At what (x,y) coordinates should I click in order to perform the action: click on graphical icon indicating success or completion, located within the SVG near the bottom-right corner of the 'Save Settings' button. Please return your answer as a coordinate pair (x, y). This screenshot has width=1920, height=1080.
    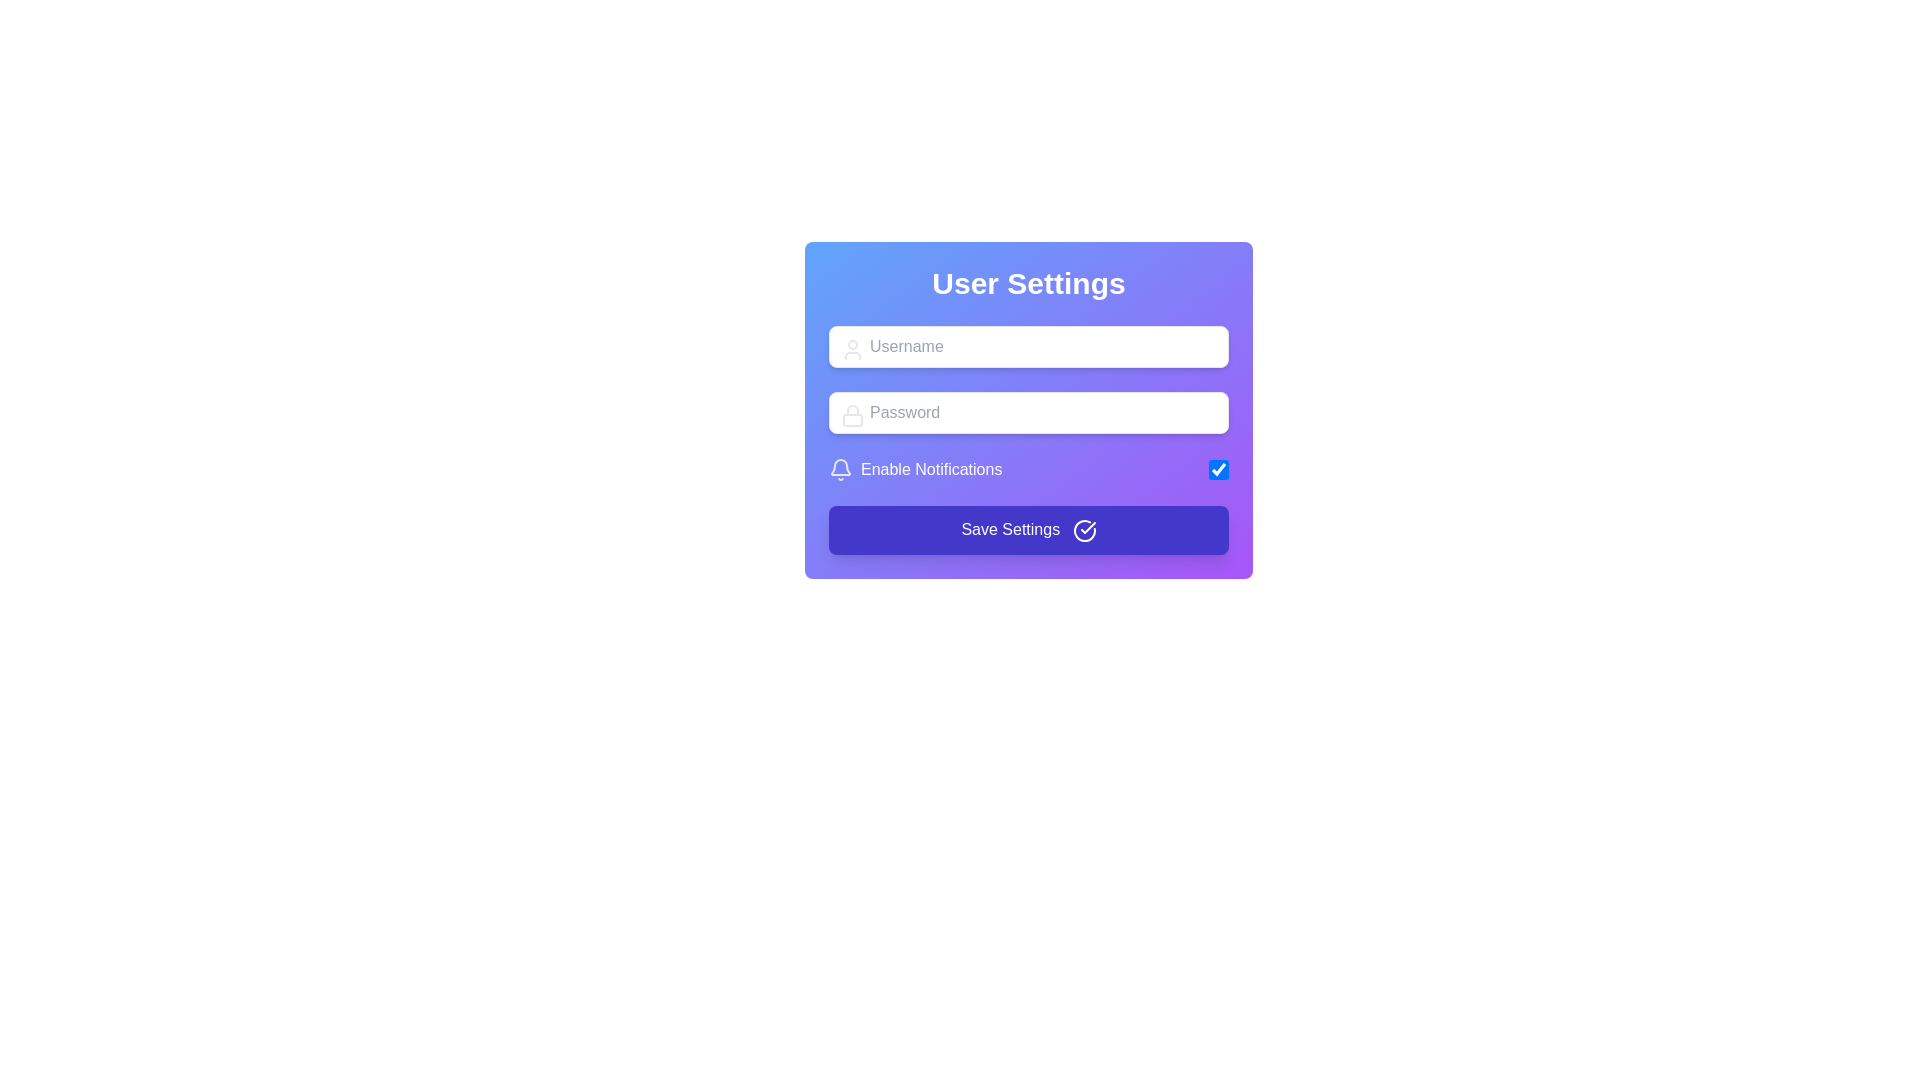
    Looking at the image, I should click on (1087, 526).